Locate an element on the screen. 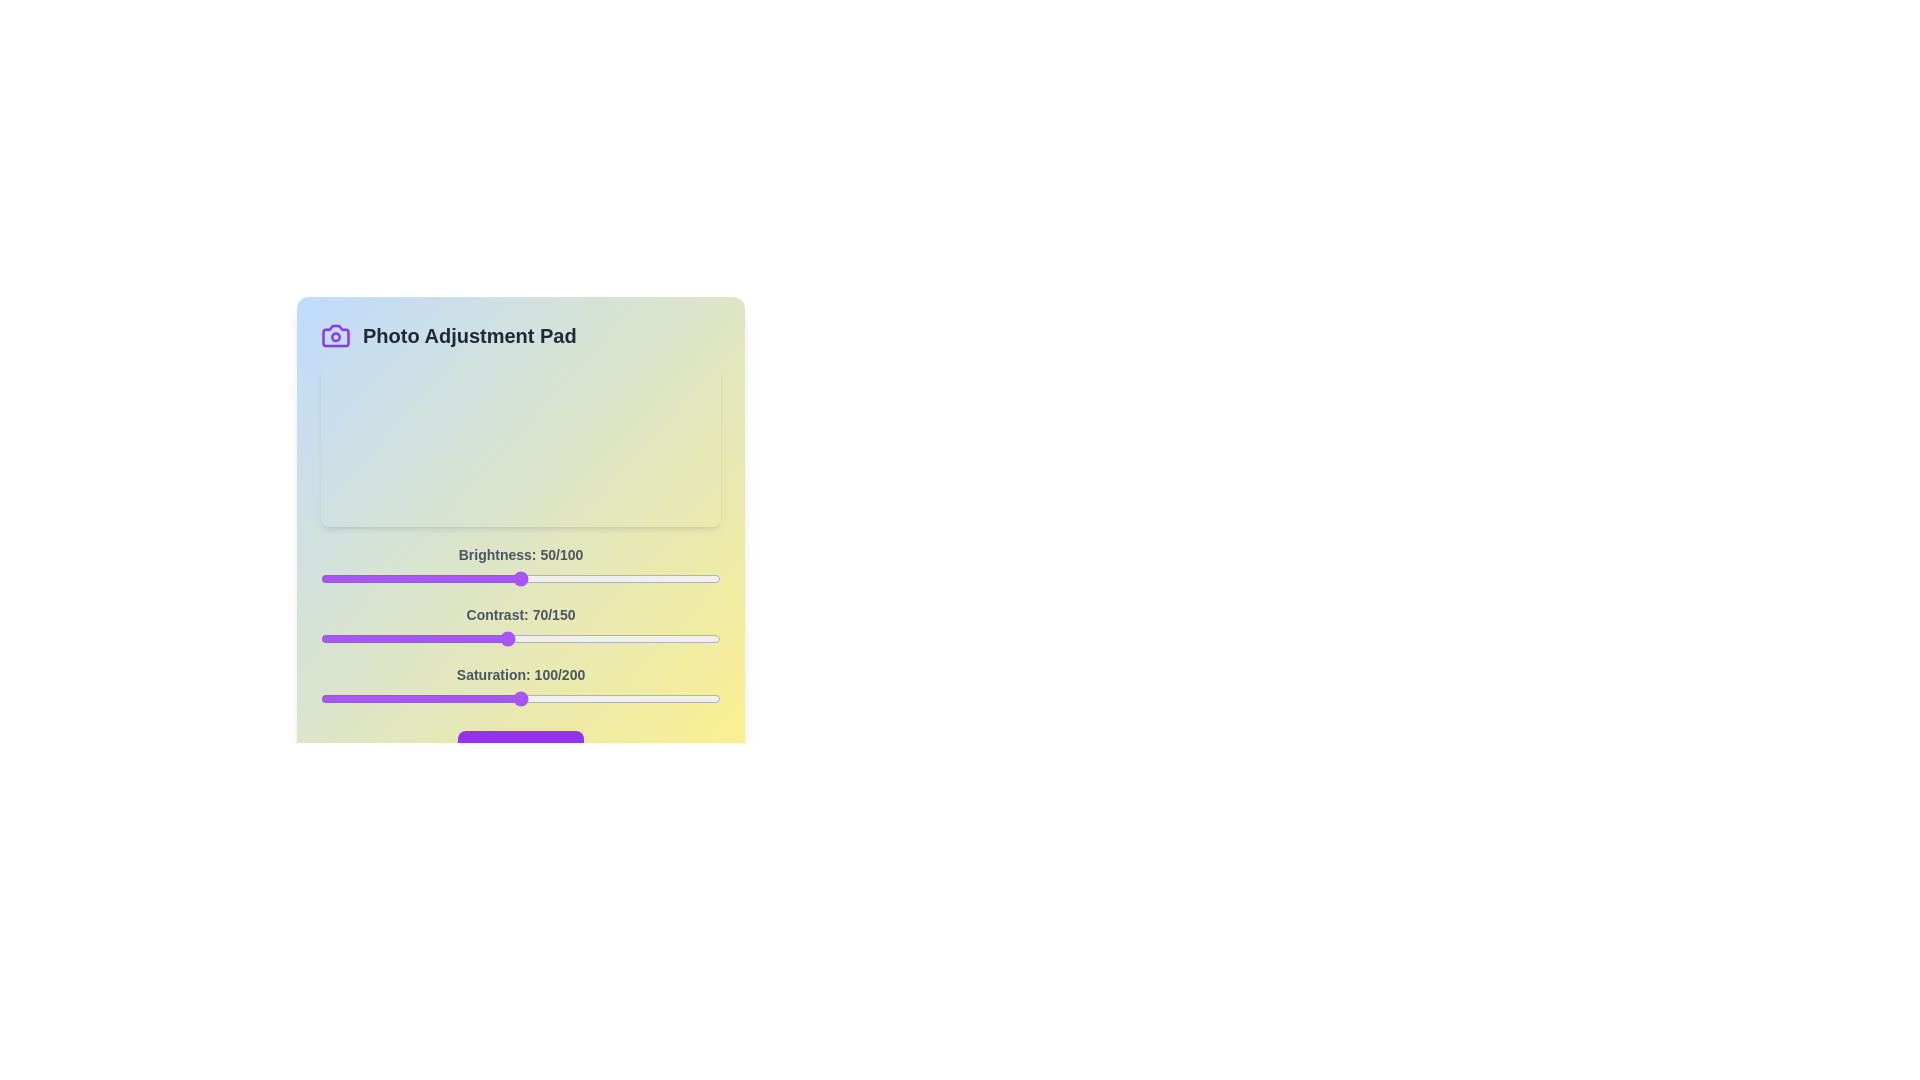 The image size is (1920, 1080). the 0 slider to 16 is located at coordinates (384, 578).